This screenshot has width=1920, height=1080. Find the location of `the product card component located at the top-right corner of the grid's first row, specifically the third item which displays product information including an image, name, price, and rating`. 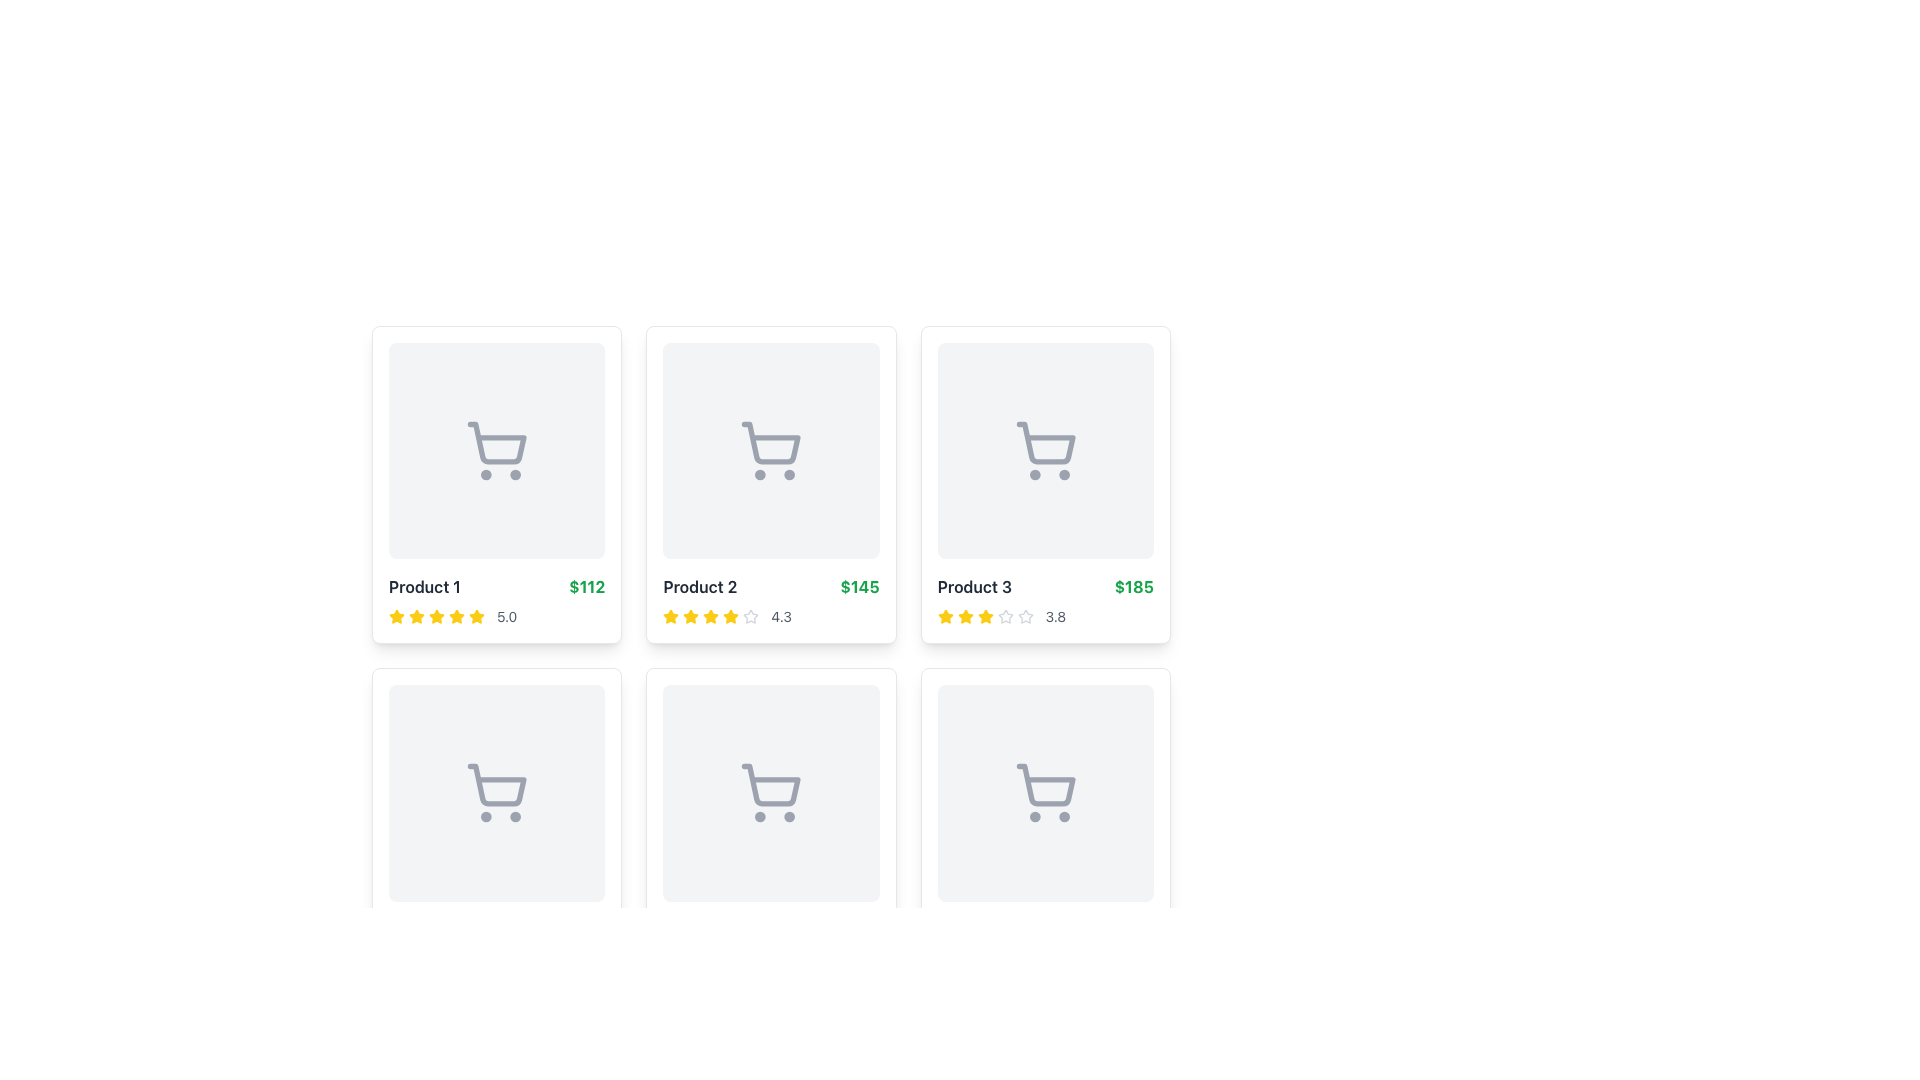

the product card component located at the top-right corner of the grid's first row, specifically the third item which displays product information including an image, name, price, and rating is located at coordinates (1044, 485).